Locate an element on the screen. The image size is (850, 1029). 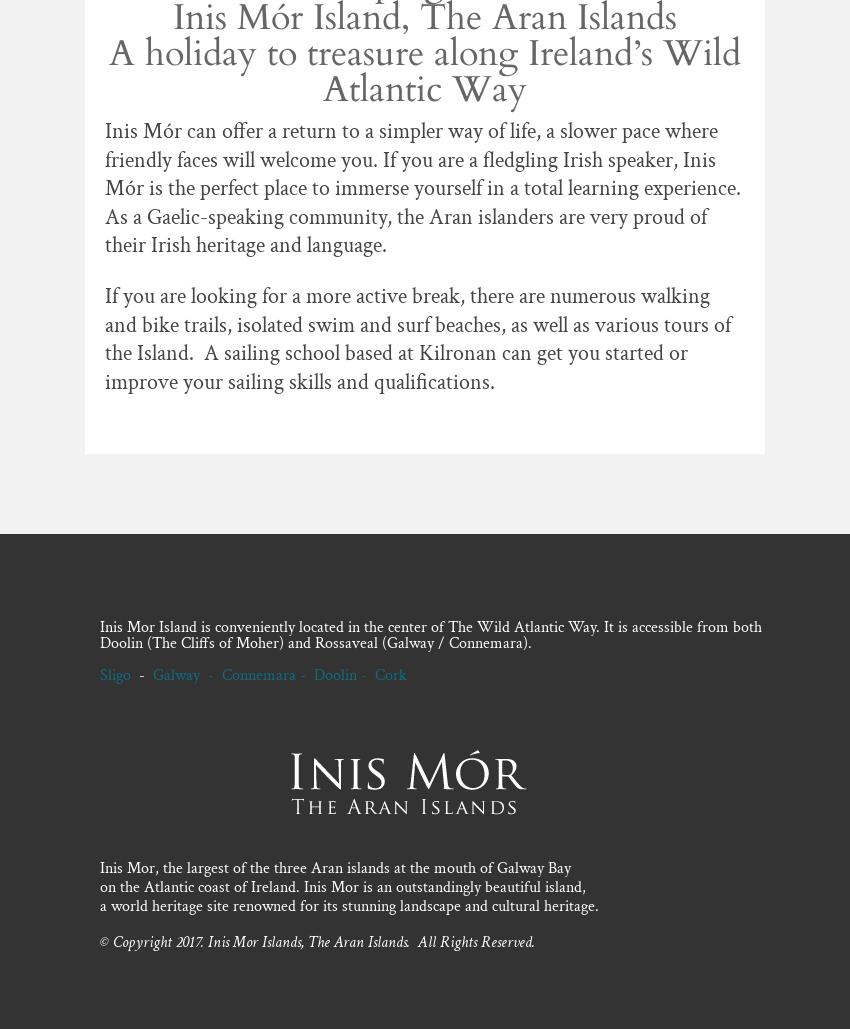
'© Copyright 2017. Inis Mor Islands, The Aran Islands.  All Rights Reserved.' is located at coordinates (98, 941).